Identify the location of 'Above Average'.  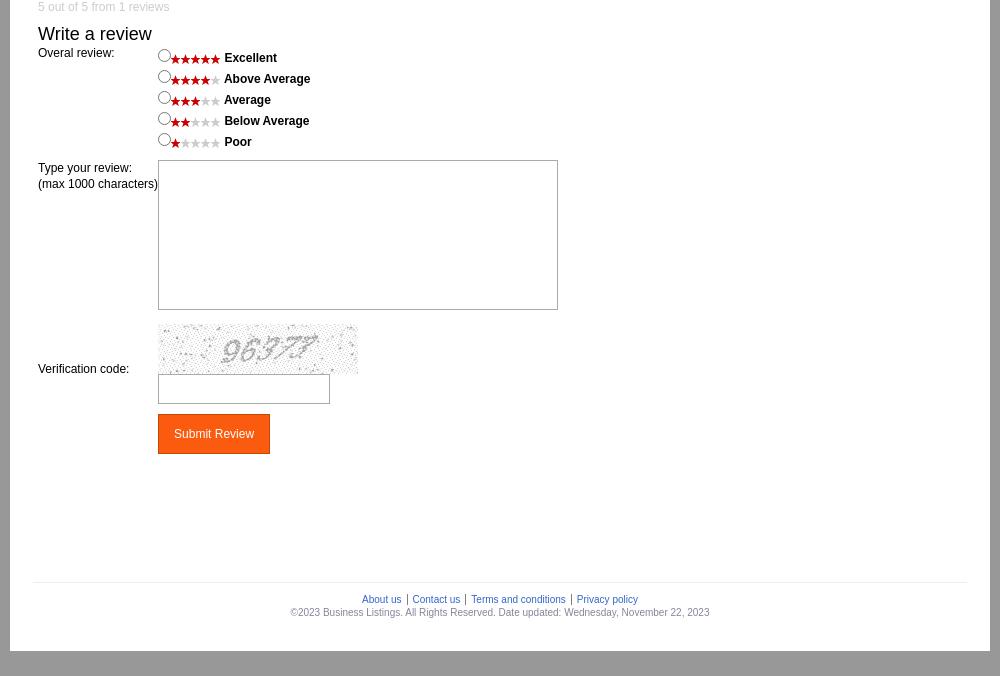
(265, 77).